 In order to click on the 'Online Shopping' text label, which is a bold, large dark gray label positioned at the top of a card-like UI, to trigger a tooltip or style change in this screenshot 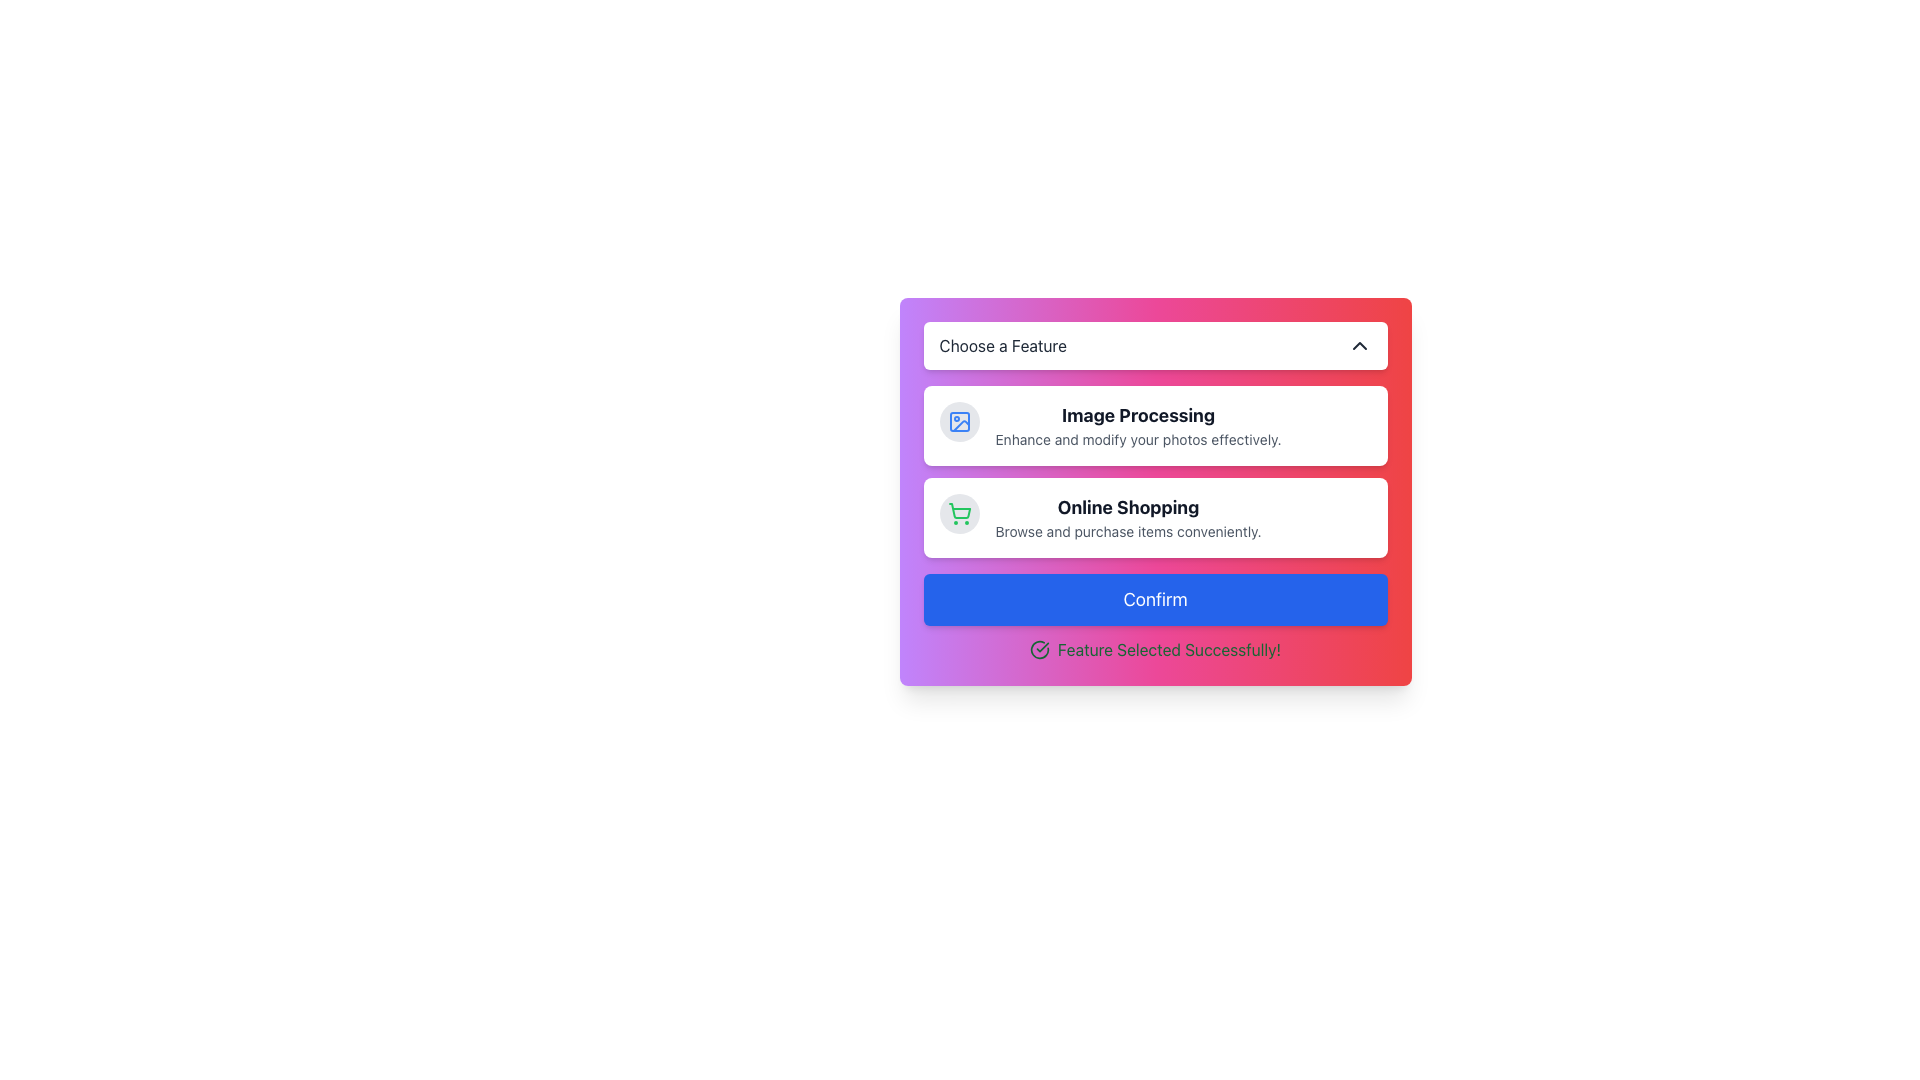, I will do `click(1128, 507)`.